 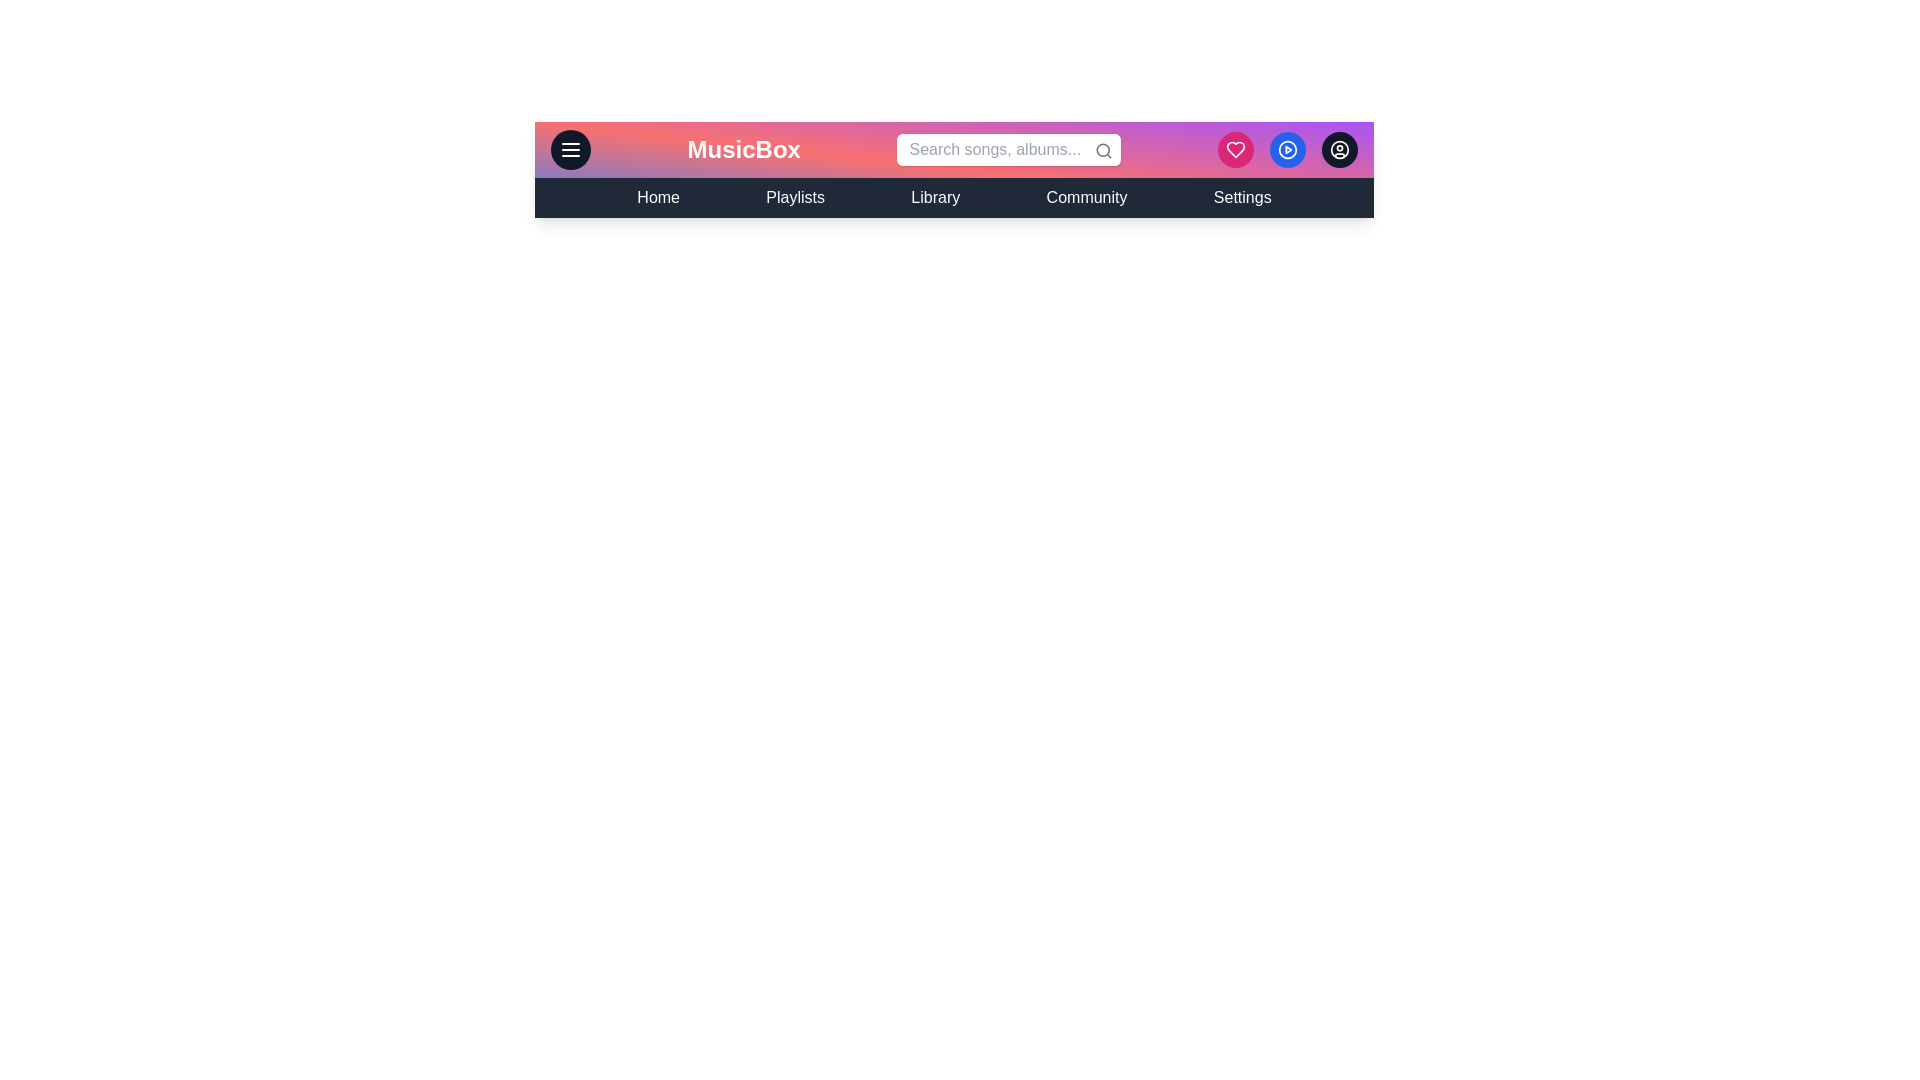 What do you see at coordinates (934, 197) in the screenshot?
I see `the navigation link Library to navigate to the respective section` at bounding box center [934, 197].